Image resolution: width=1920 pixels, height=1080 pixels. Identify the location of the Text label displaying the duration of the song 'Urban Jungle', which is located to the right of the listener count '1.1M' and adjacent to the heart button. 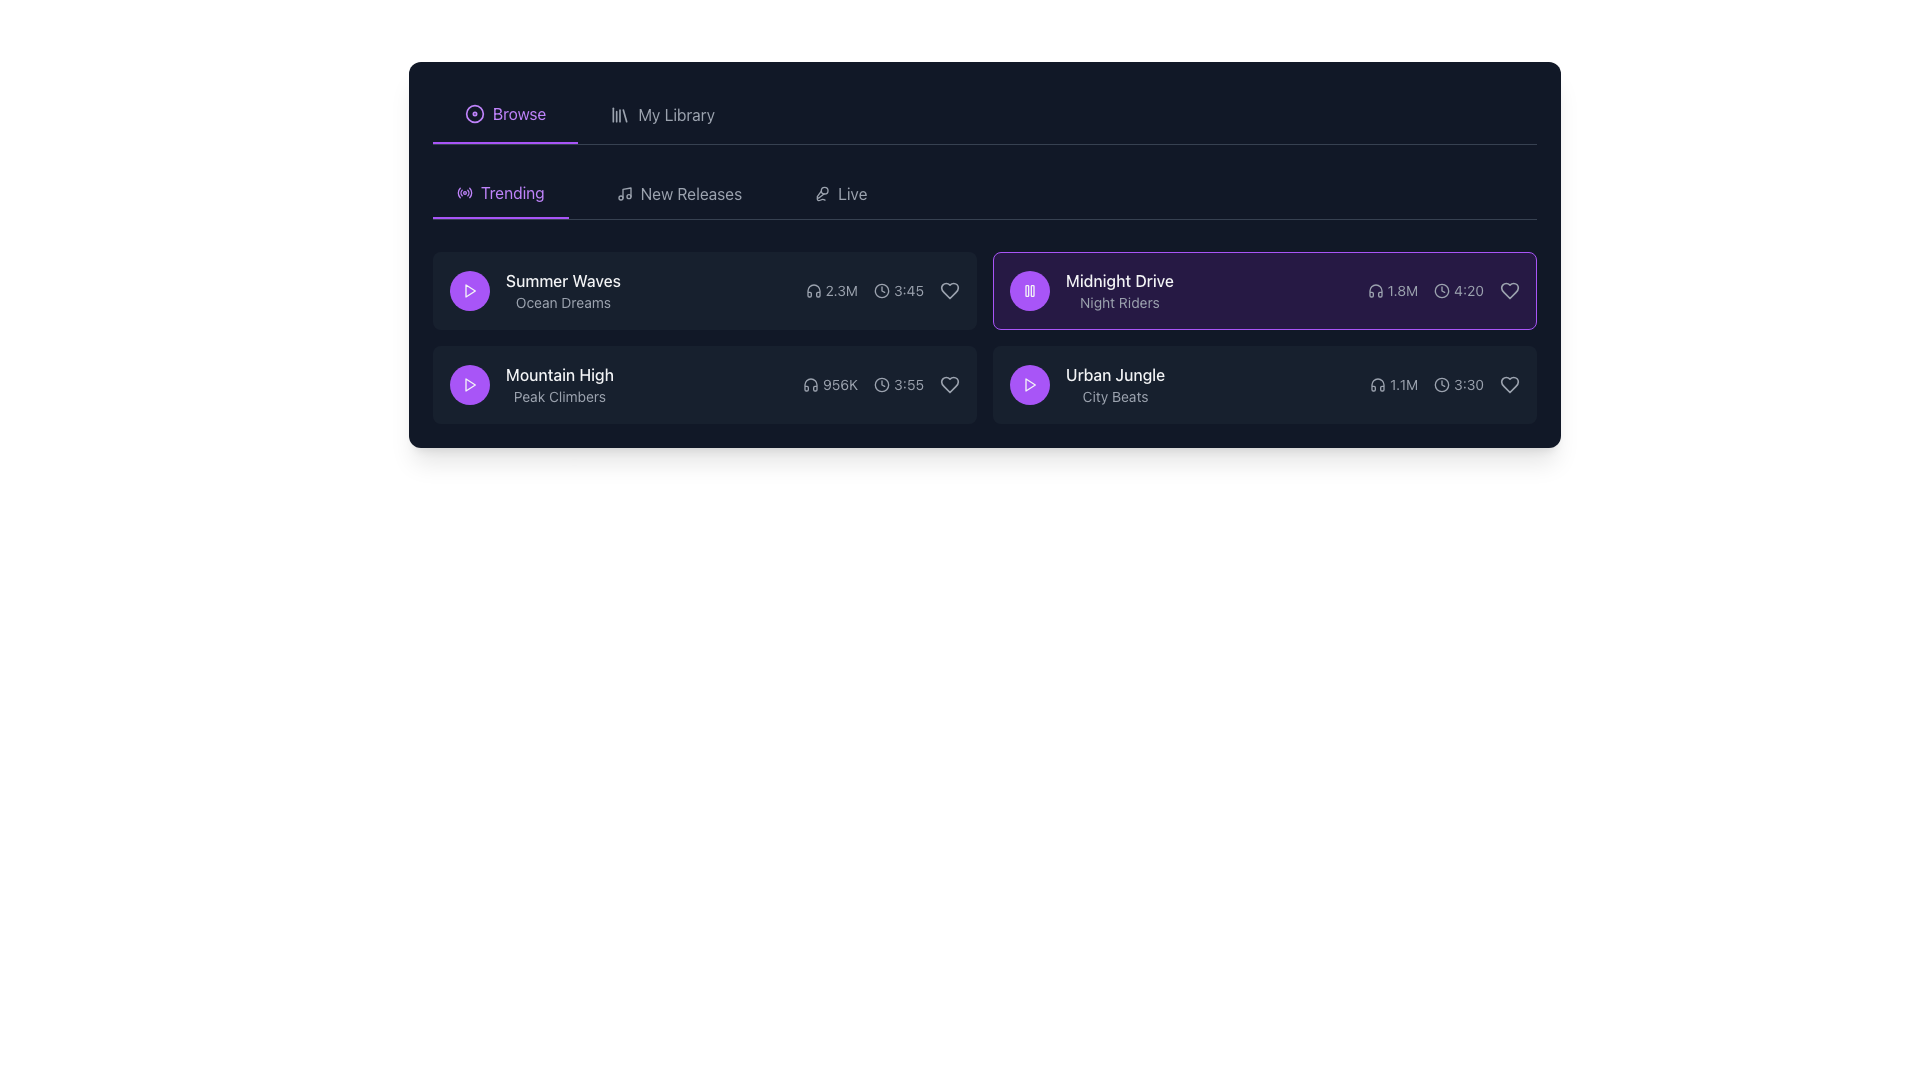
(1459, 385).